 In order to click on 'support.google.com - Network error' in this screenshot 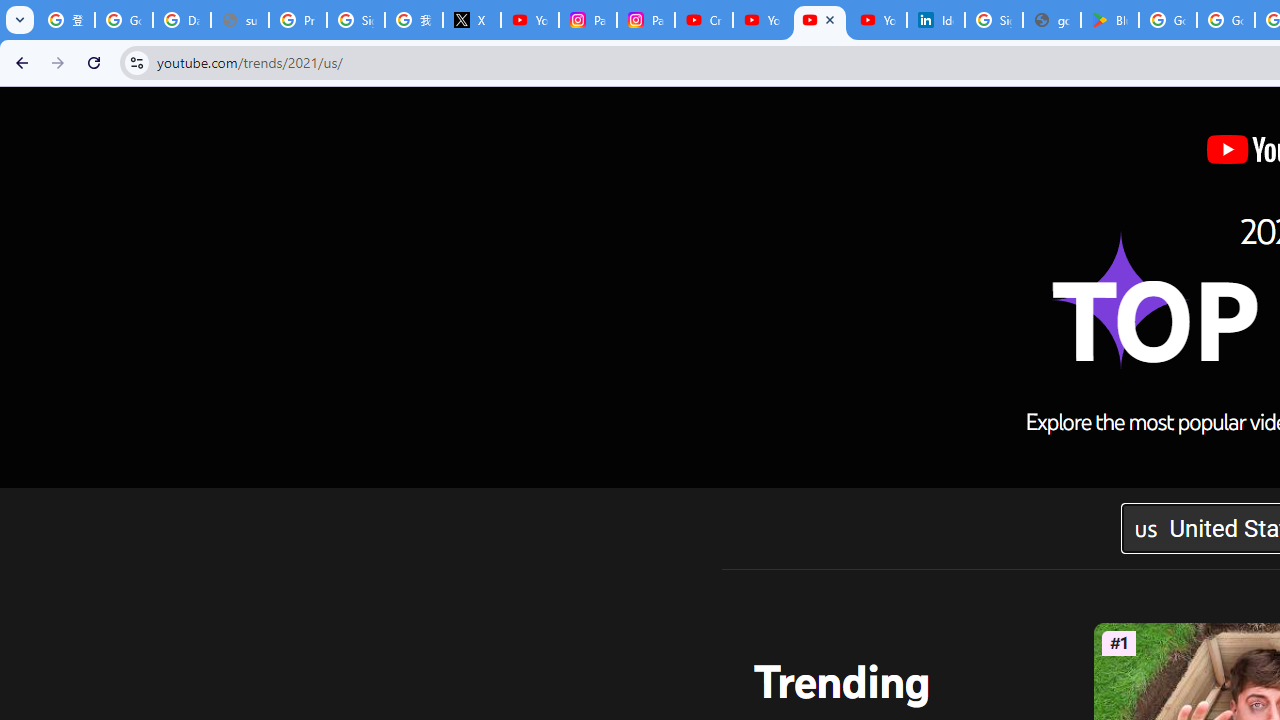, I will do `click(240, 20)`.